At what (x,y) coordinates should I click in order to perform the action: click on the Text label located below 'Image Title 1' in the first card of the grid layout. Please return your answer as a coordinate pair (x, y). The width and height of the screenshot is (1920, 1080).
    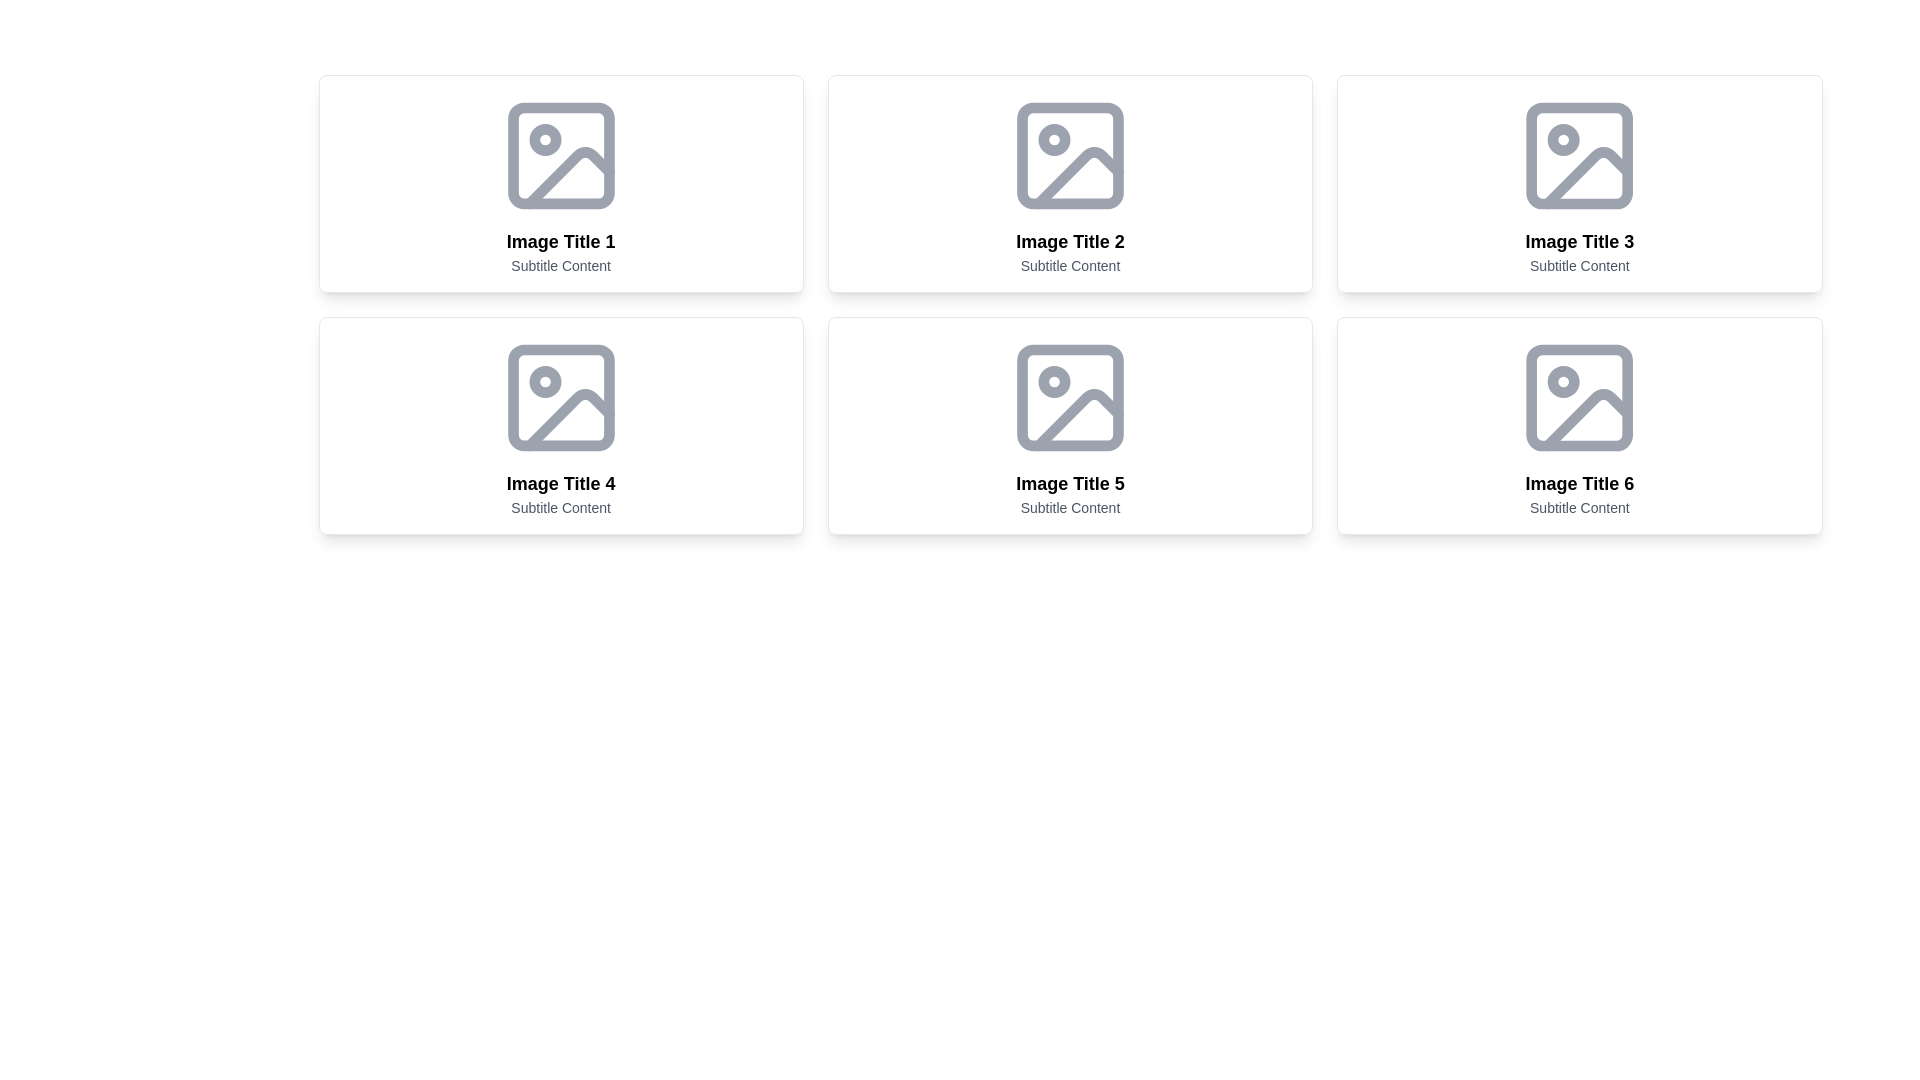
    Looking at the image, I should click on (560, 265).